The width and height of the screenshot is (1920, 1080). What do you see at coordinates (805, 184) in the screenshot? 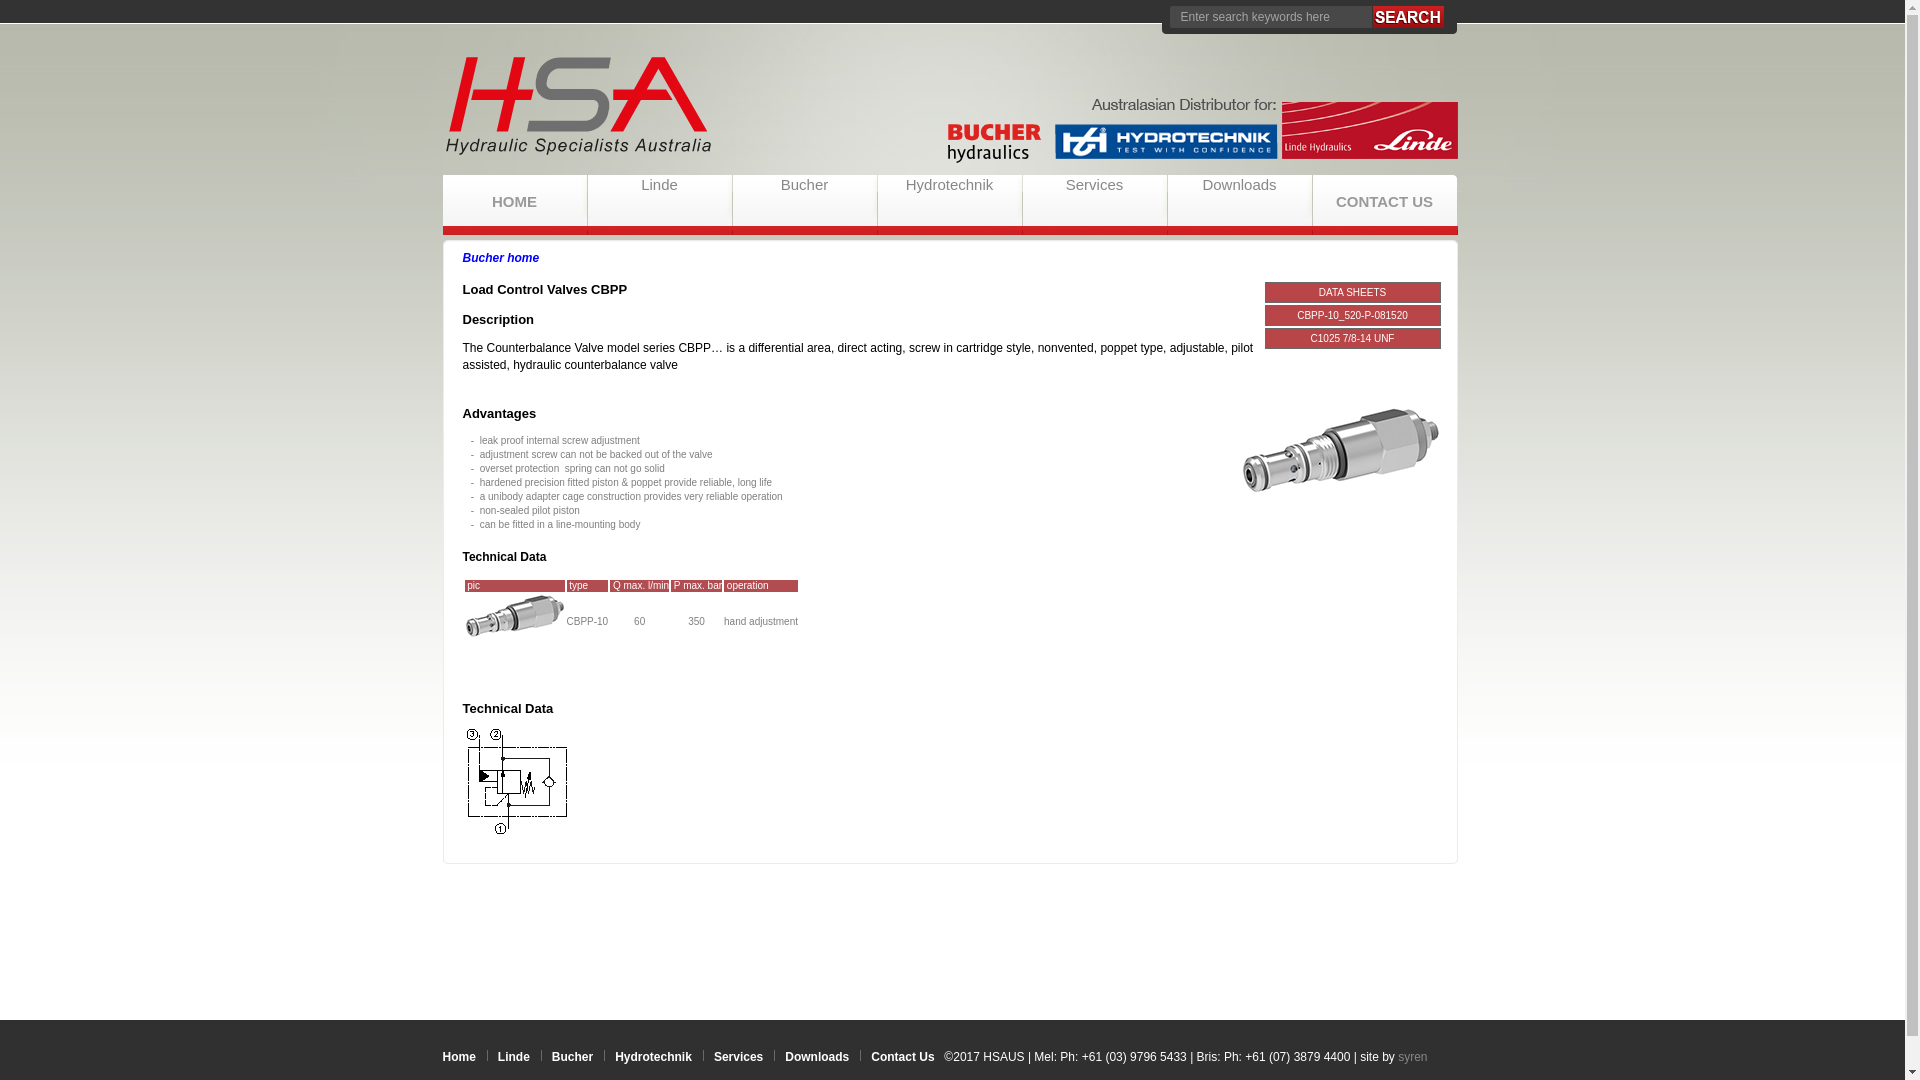
I see `'Bucher'` at bounding box center [805, 184].